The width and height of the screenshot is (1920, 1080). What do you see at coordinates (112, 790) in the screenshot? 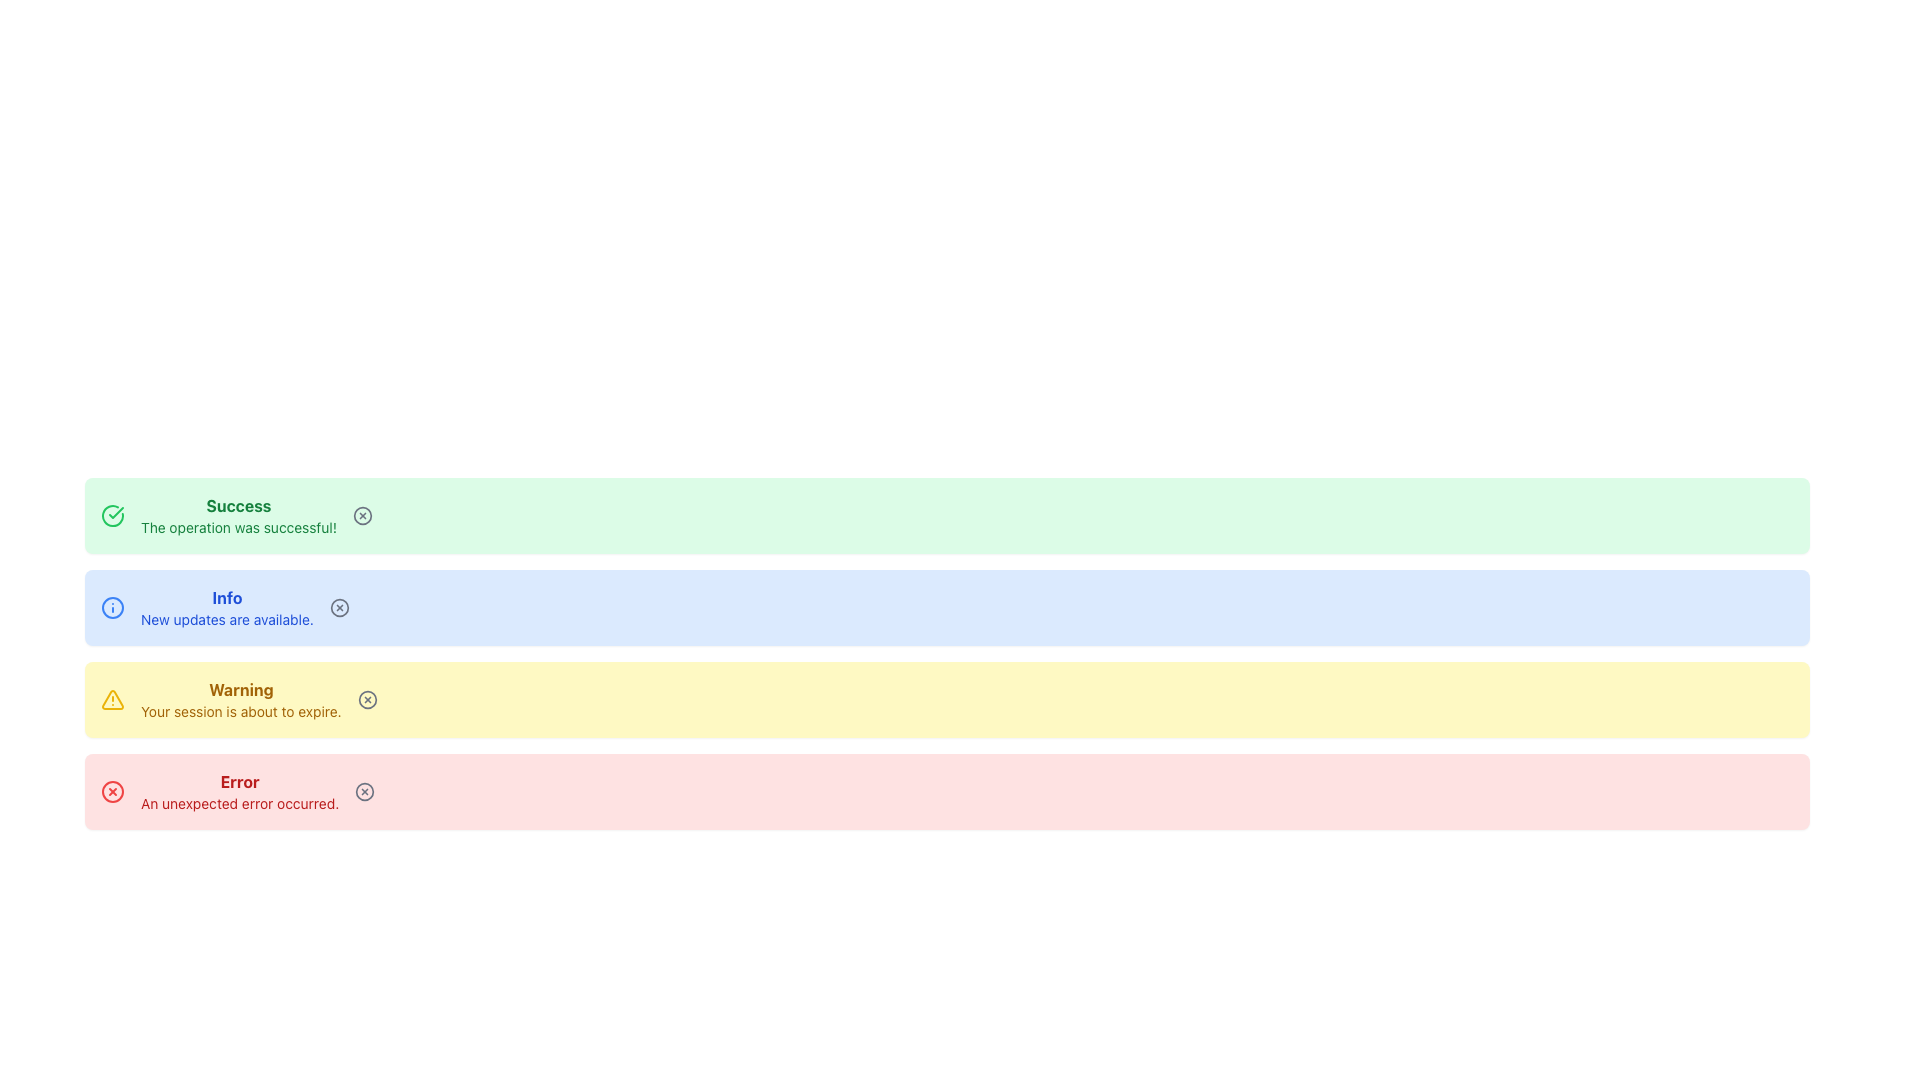
I see `the small circular icon with a red border and an internal red cross located in the notification bar labeled 'Error' at the bottom of the notification stack` at bounding box center [112, 790].